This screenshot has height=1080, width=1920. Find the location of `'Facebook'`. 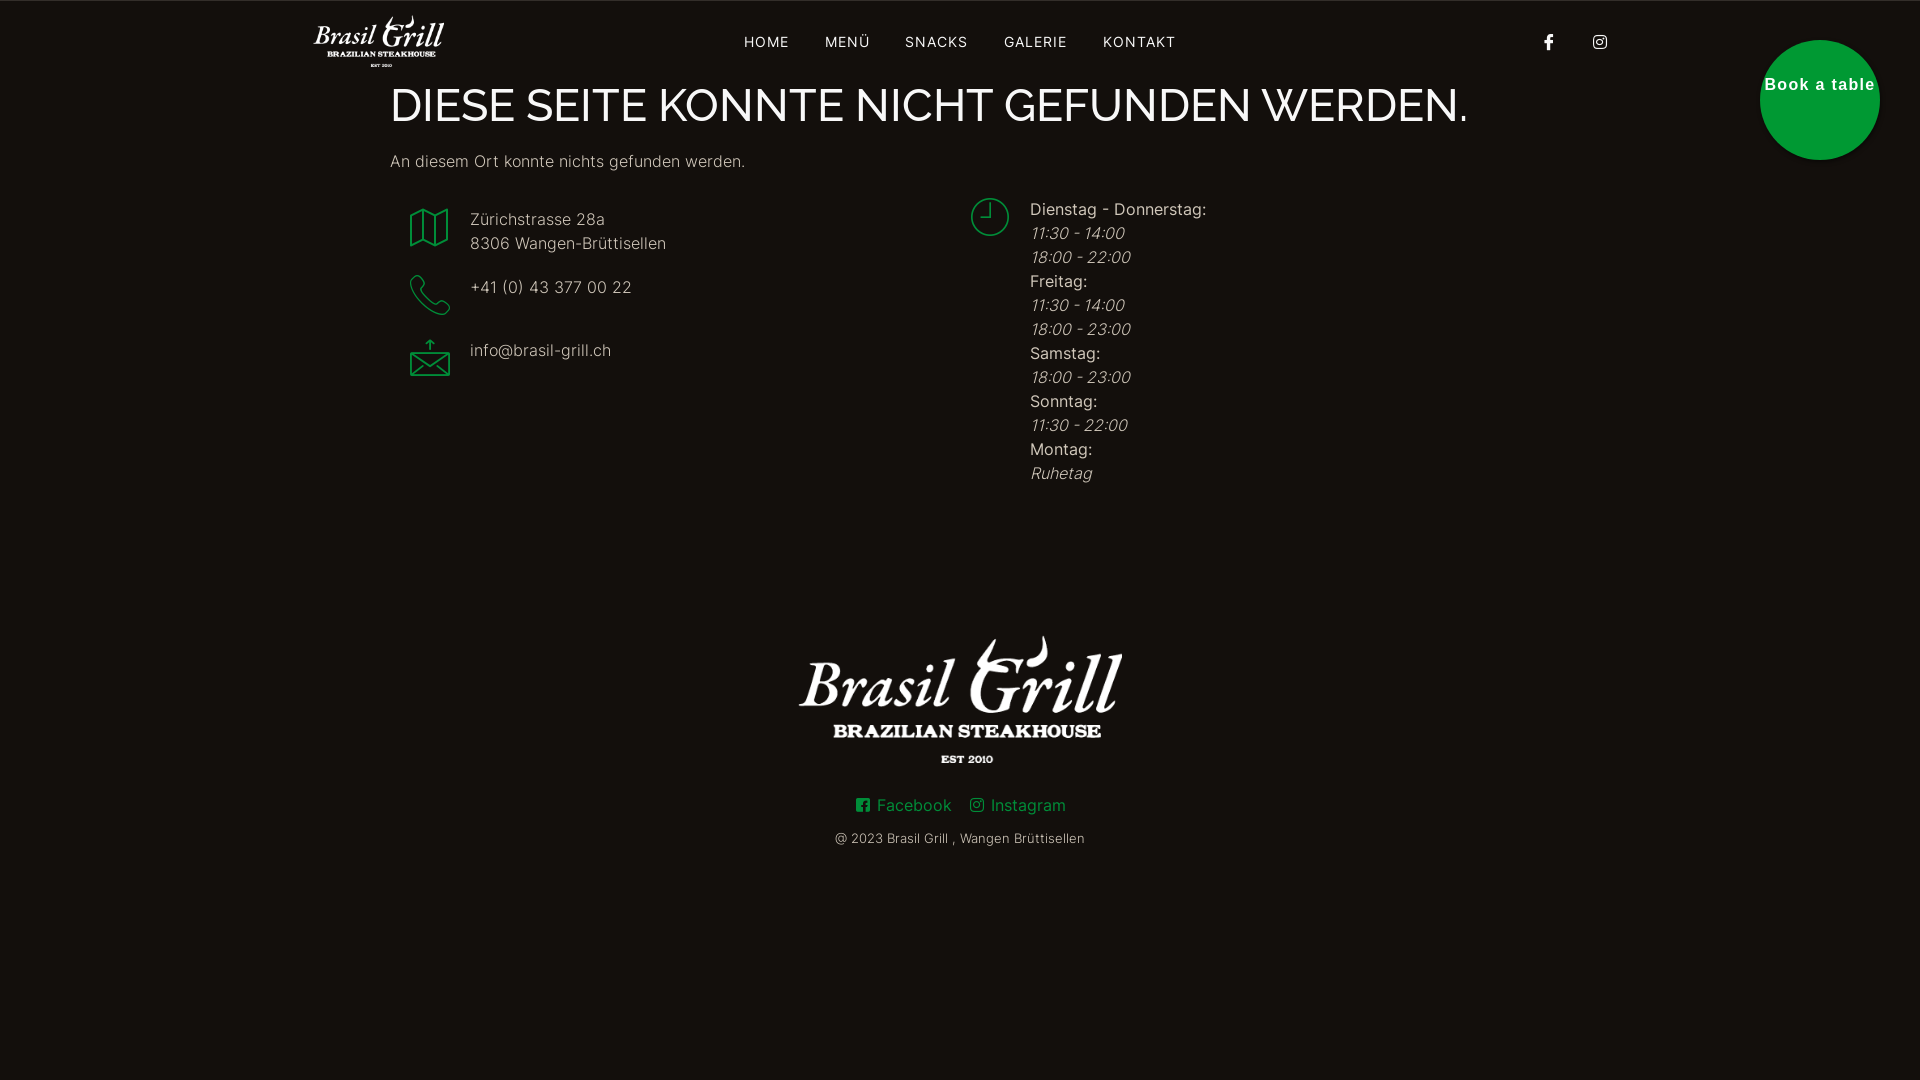

'Facebook' is located at coordinates (901, 804).